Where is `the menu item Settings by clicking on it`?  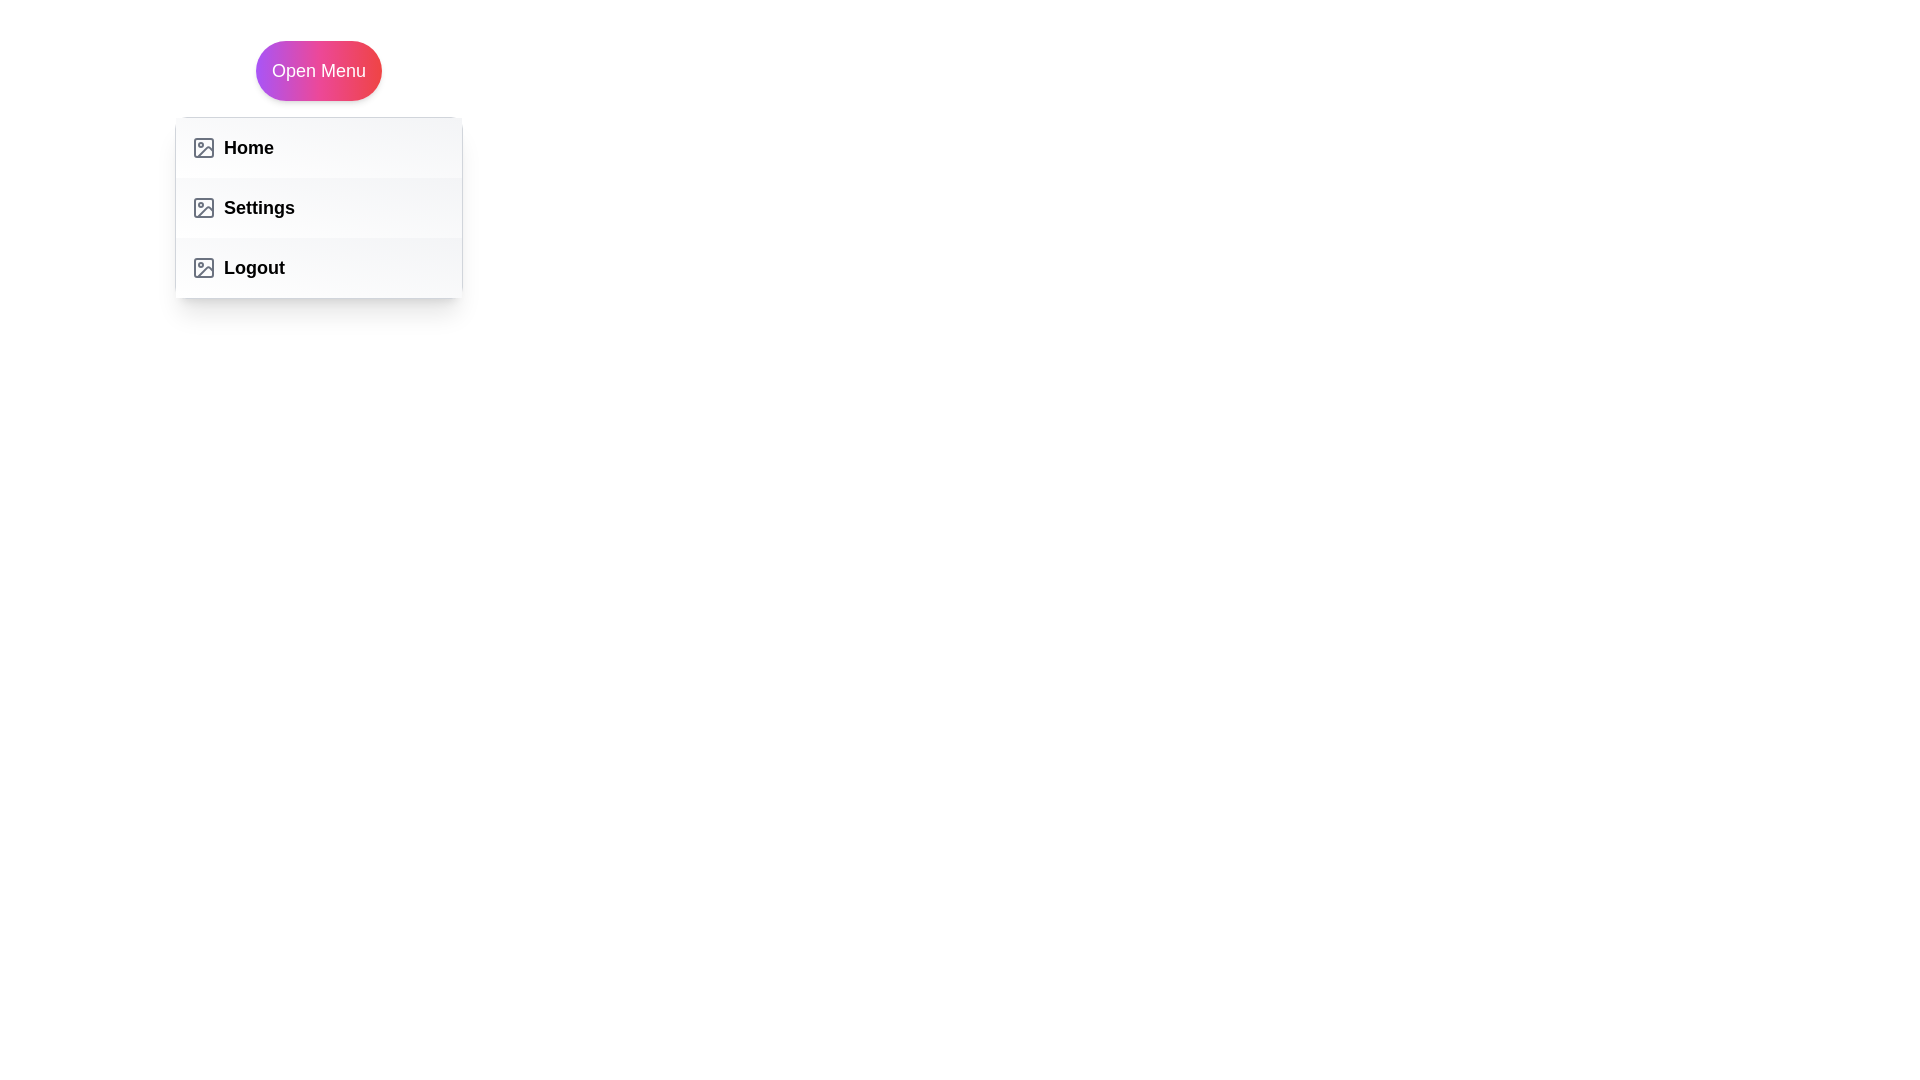 the menu item Settings by clicking on it is located at coordinates (317, 208).